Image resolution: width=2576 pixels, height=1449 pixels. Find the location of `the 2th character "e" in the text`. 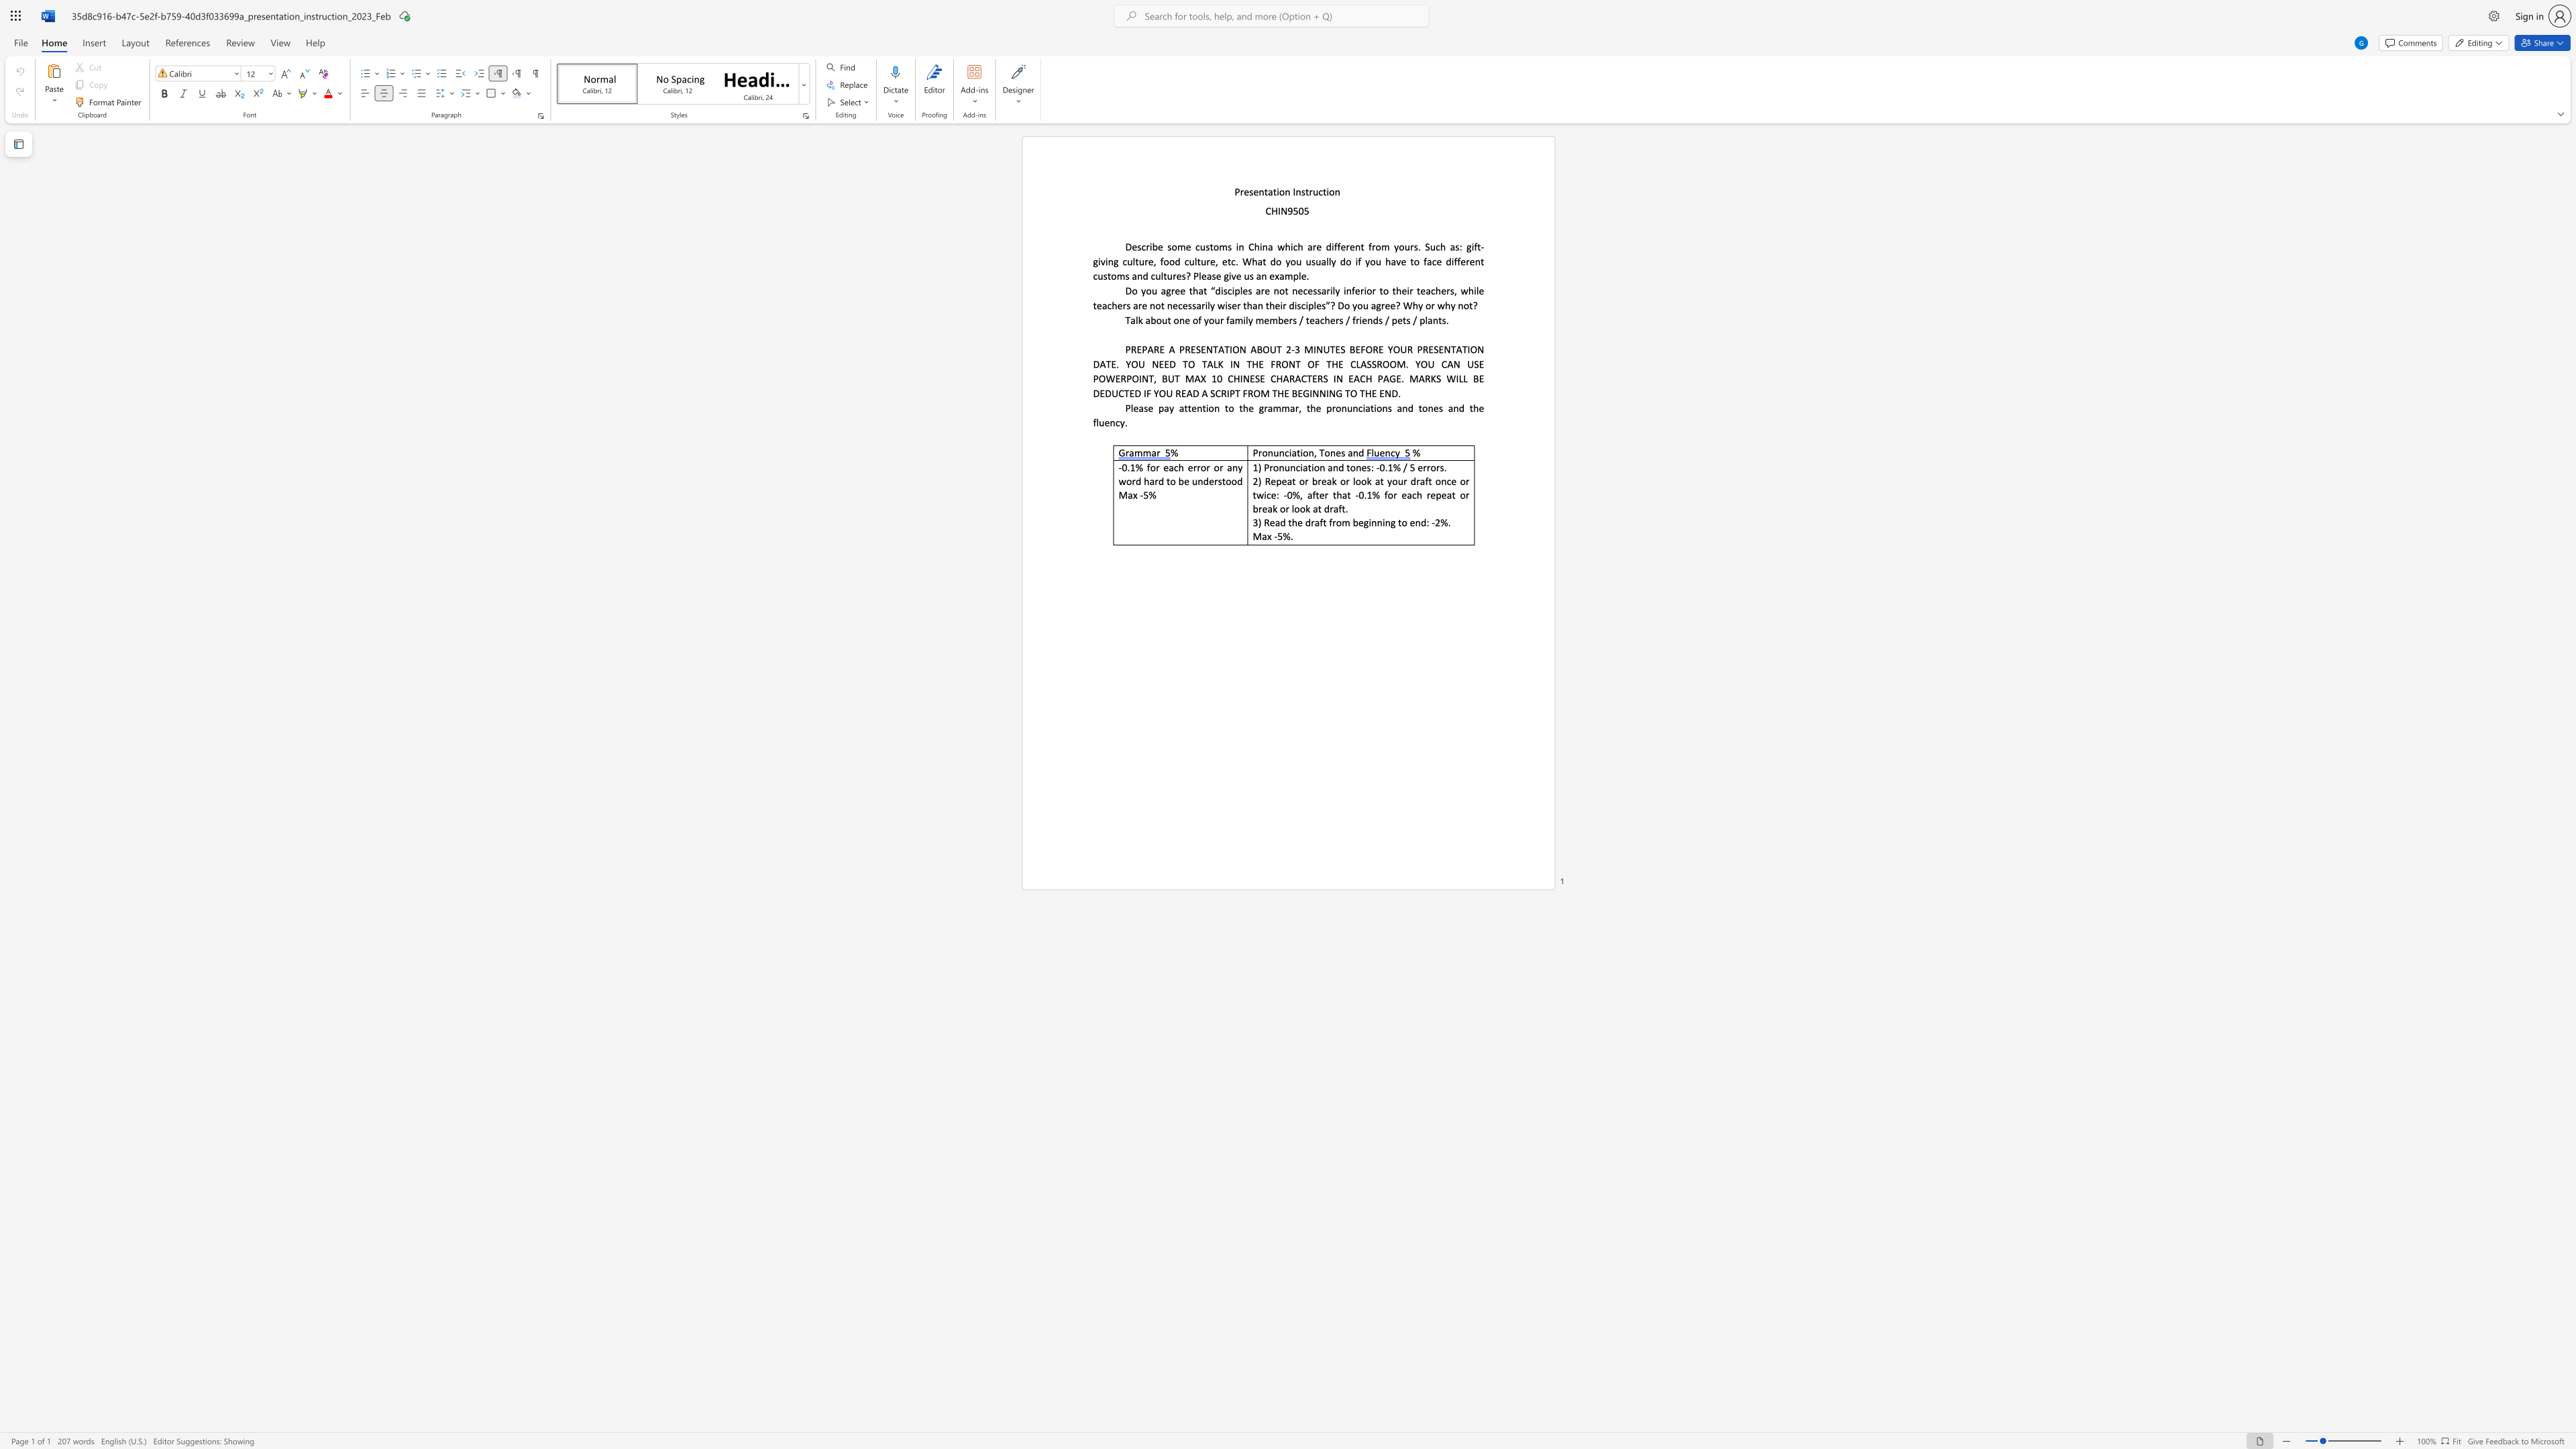

the 2th character "e" in the text is located at coordinates (1265, 319).